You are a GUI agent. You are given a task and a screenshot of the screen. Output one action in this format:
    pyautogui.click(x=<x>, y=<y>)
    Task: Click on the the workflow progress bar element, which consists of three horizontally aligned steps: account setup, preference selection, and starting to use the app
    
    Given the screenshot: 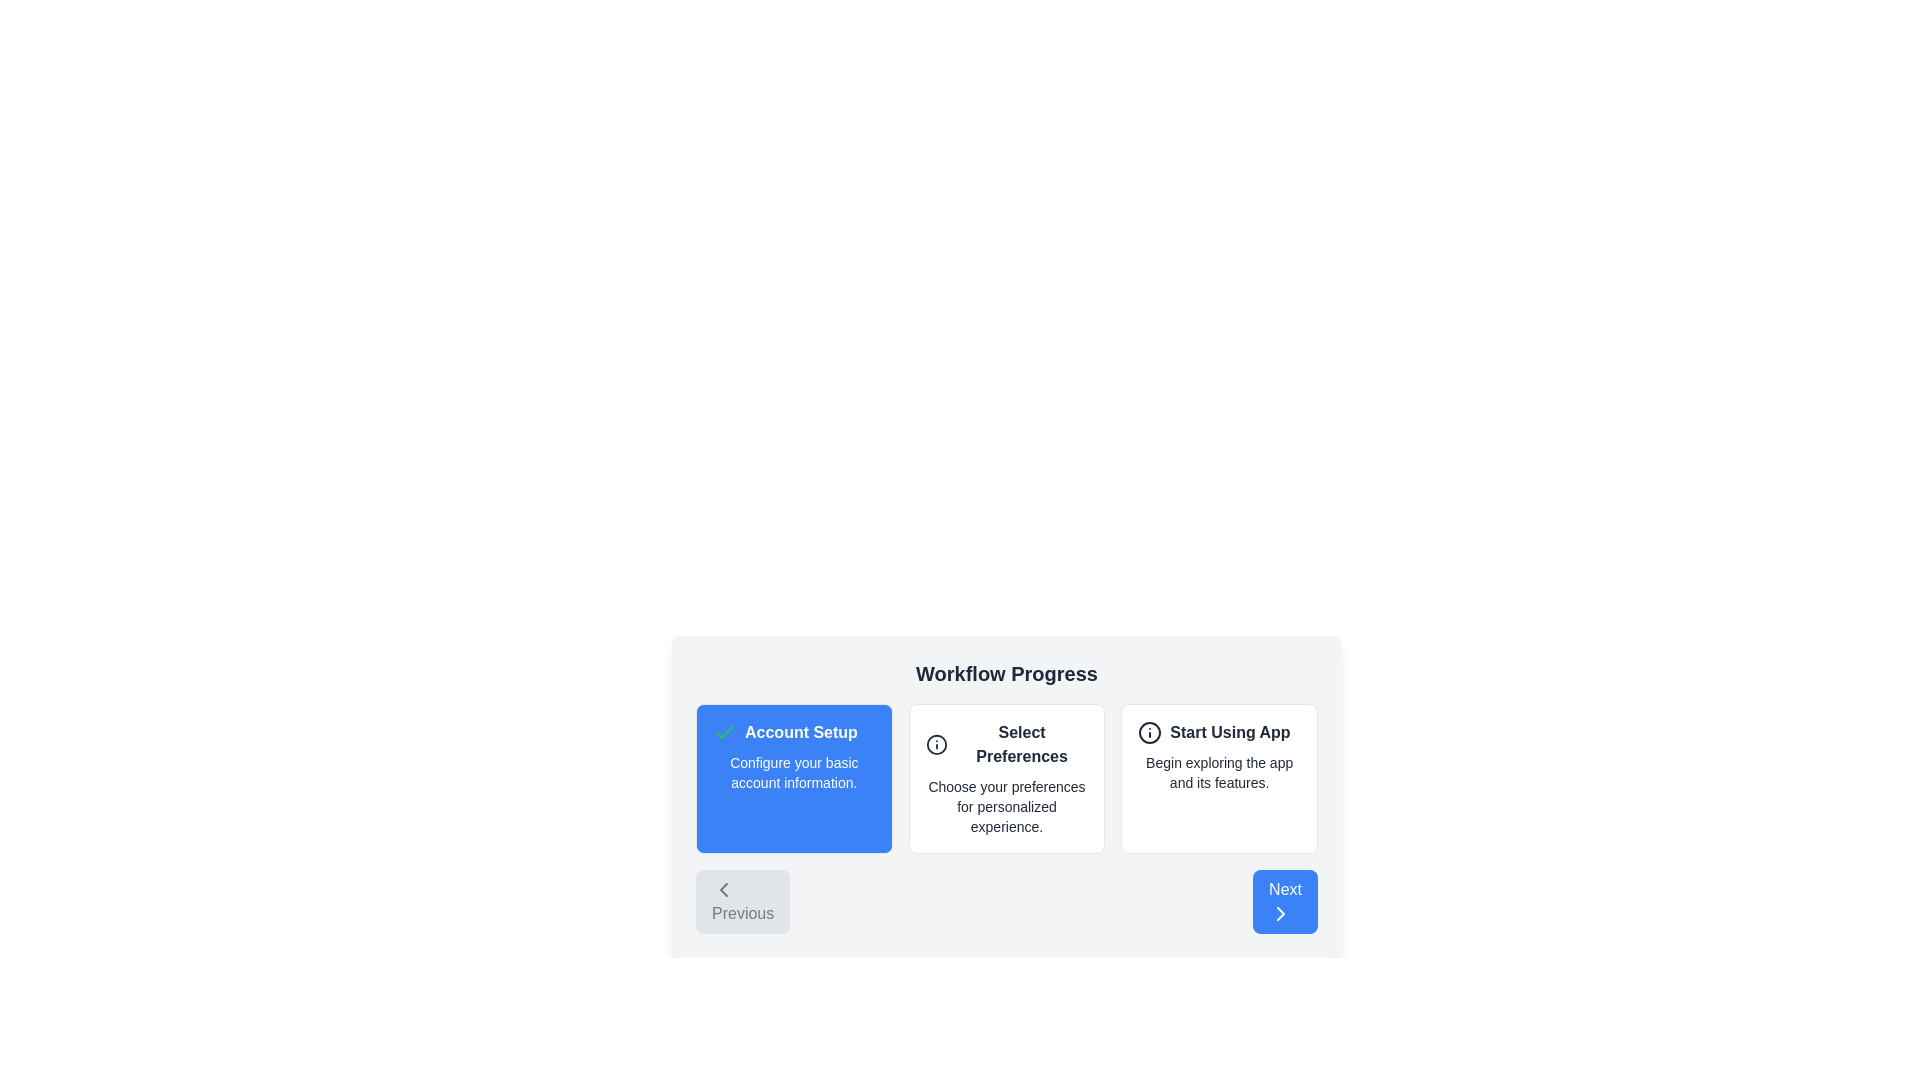 What is the action you would take?
    pyautogui.click(x=1007, y=796)
    